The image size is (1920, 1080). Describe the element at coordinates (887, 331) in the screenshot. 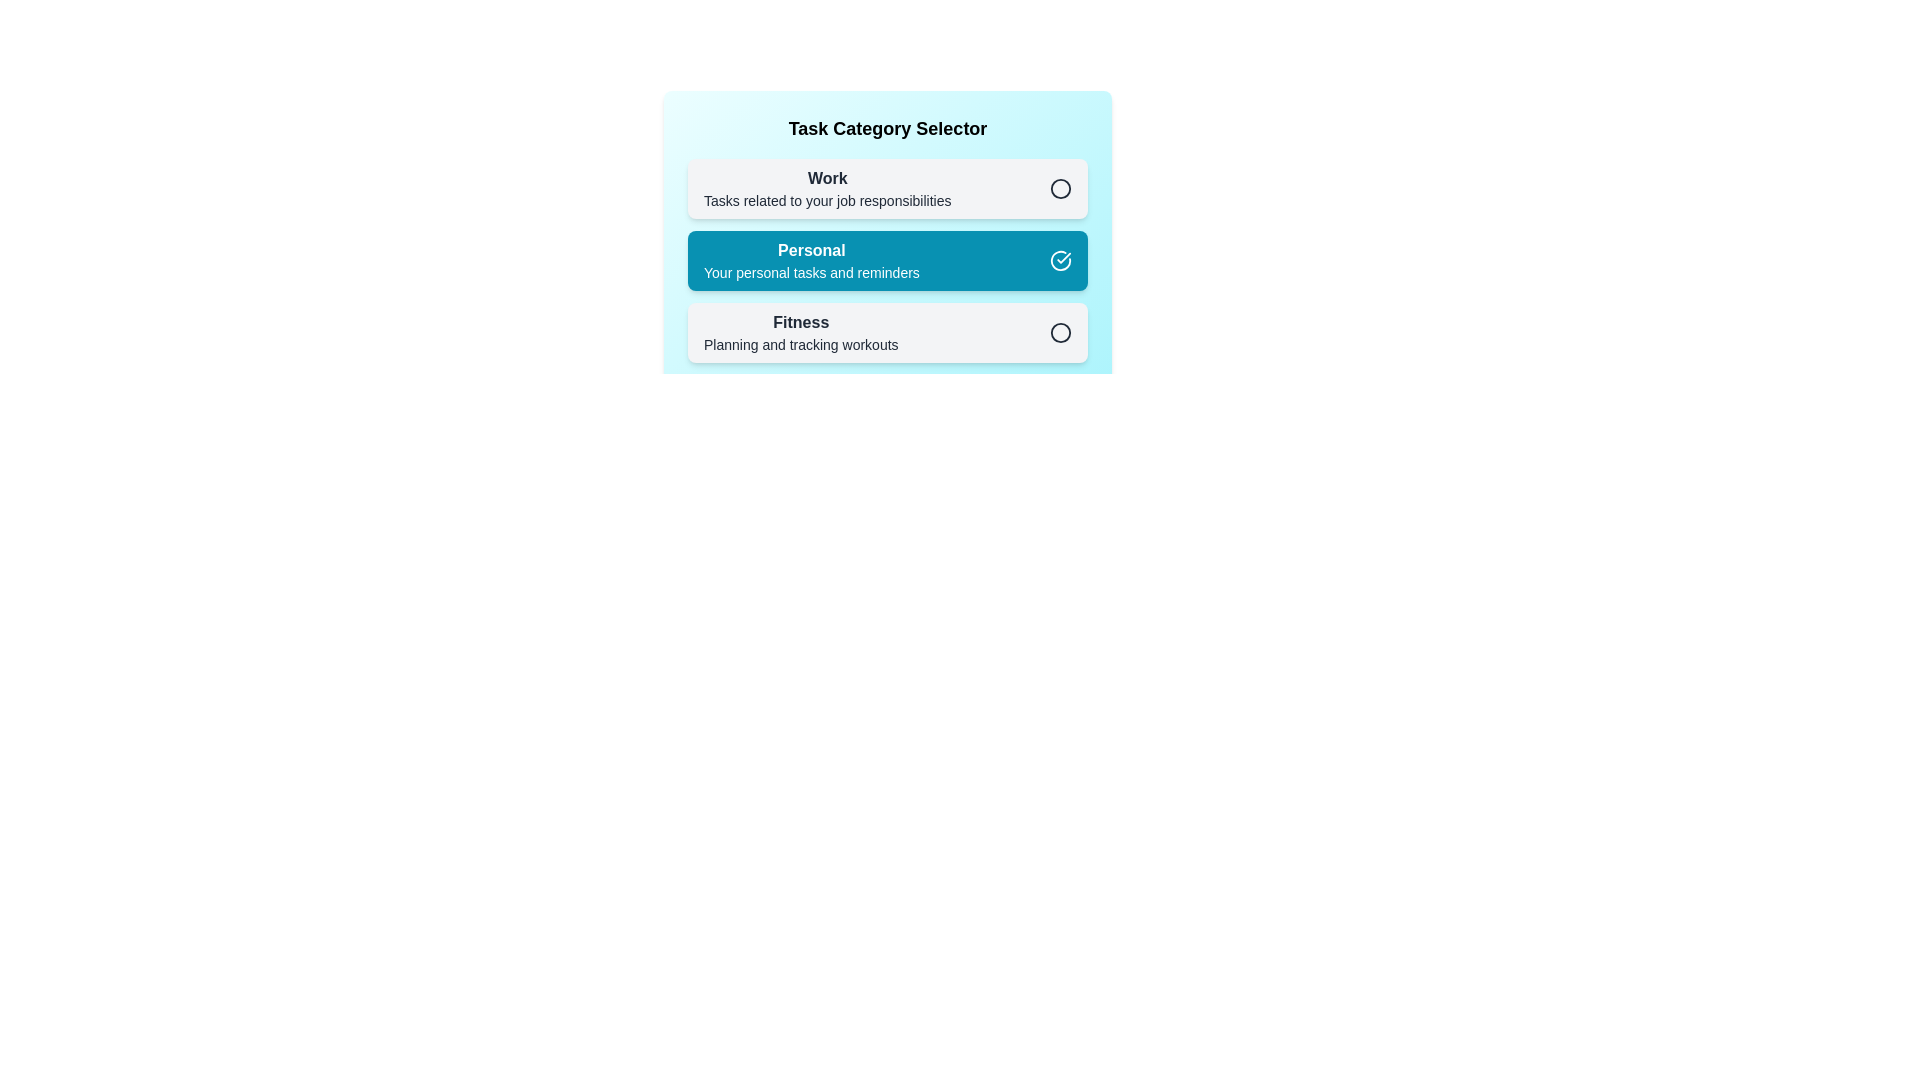

I see `the category Fitness` at that location.